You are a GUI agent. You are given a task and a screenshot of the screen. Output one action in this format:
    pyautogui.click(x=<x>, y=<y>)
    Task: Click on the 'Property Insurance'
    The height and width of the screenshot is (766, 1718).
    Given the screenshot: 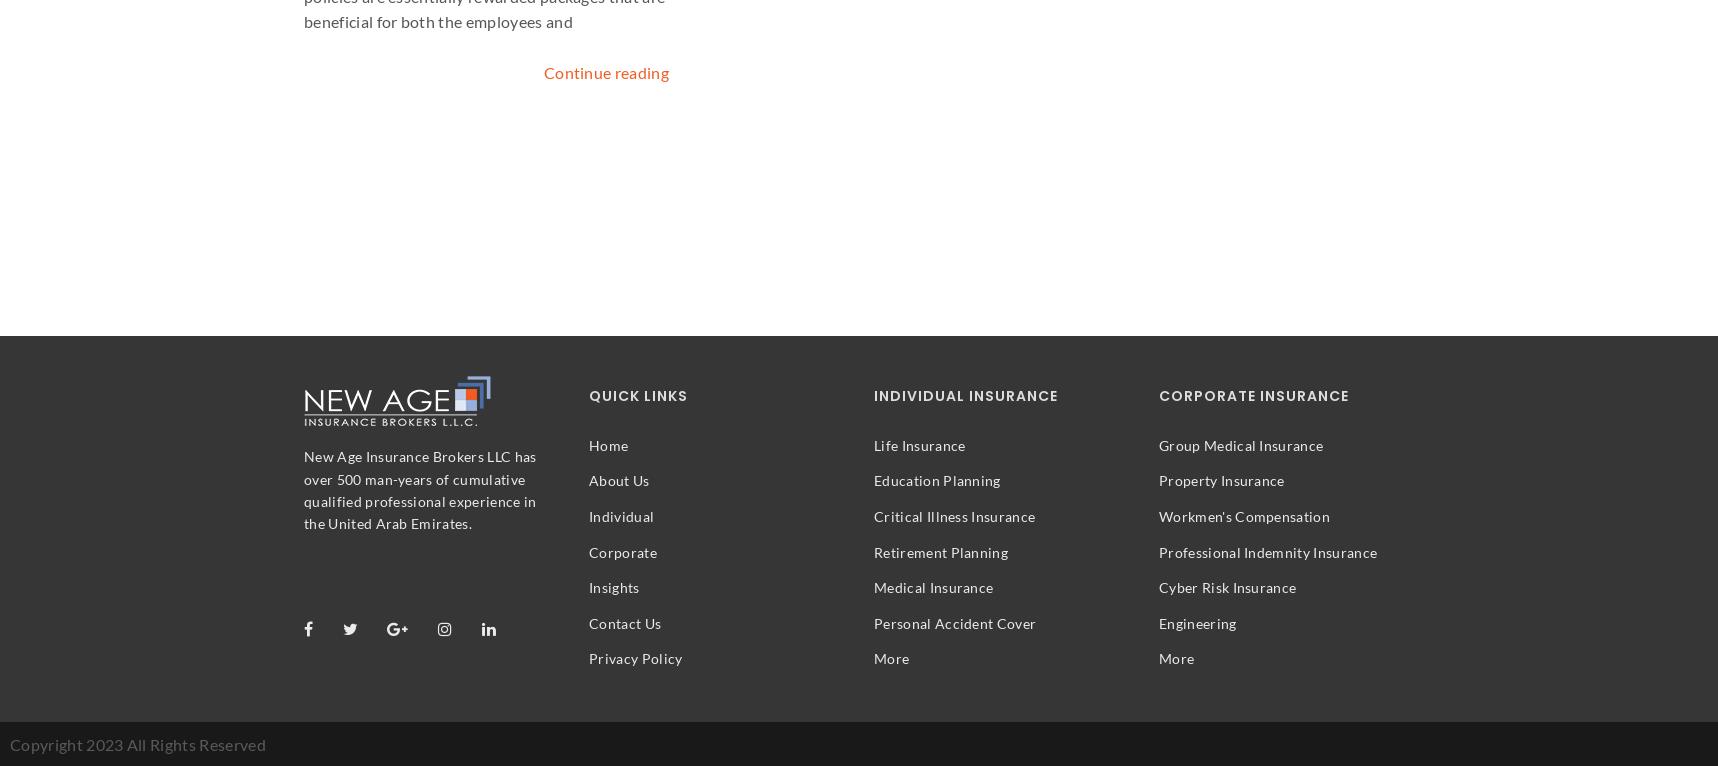 What is the action you would take?
    pyautogui.click(x=1220, y=479)
    